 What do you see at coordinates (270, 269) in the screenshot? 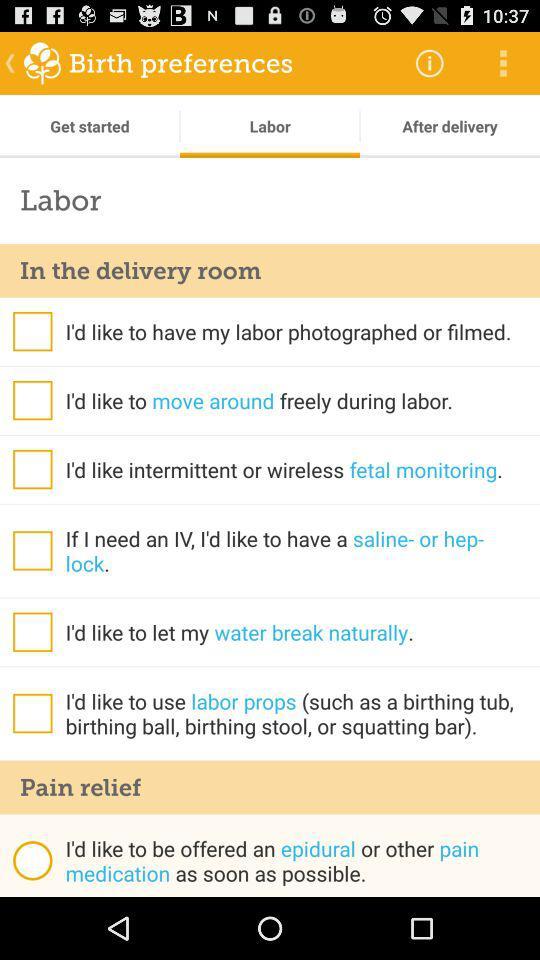
I see `icon below labor icon` at bounding box center [270, 269].